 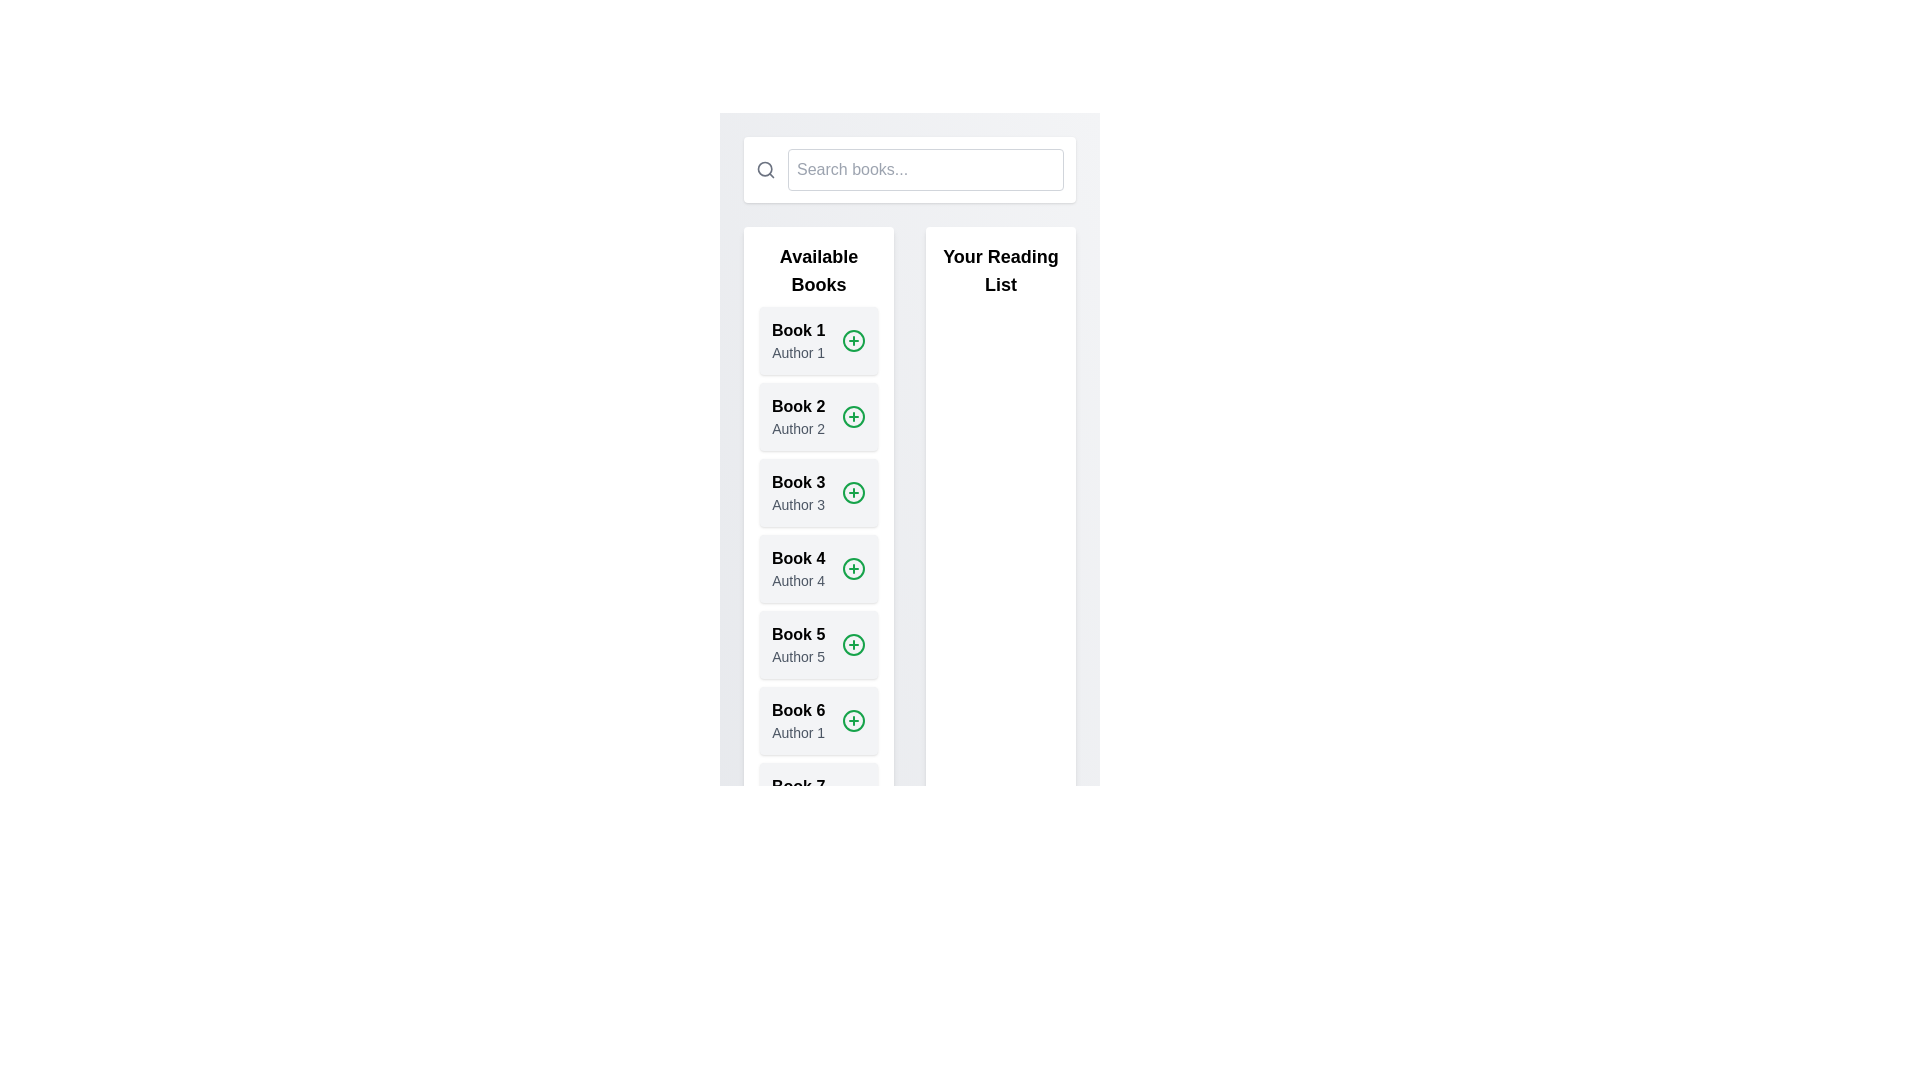 What do you see at coordinates (819, 415) in the screenshot?
I see `the list item titled 'Book 2' with the add action, which includes a green '+' icon and is located in the 'Available Books' section` at bounding box center [819, 415].